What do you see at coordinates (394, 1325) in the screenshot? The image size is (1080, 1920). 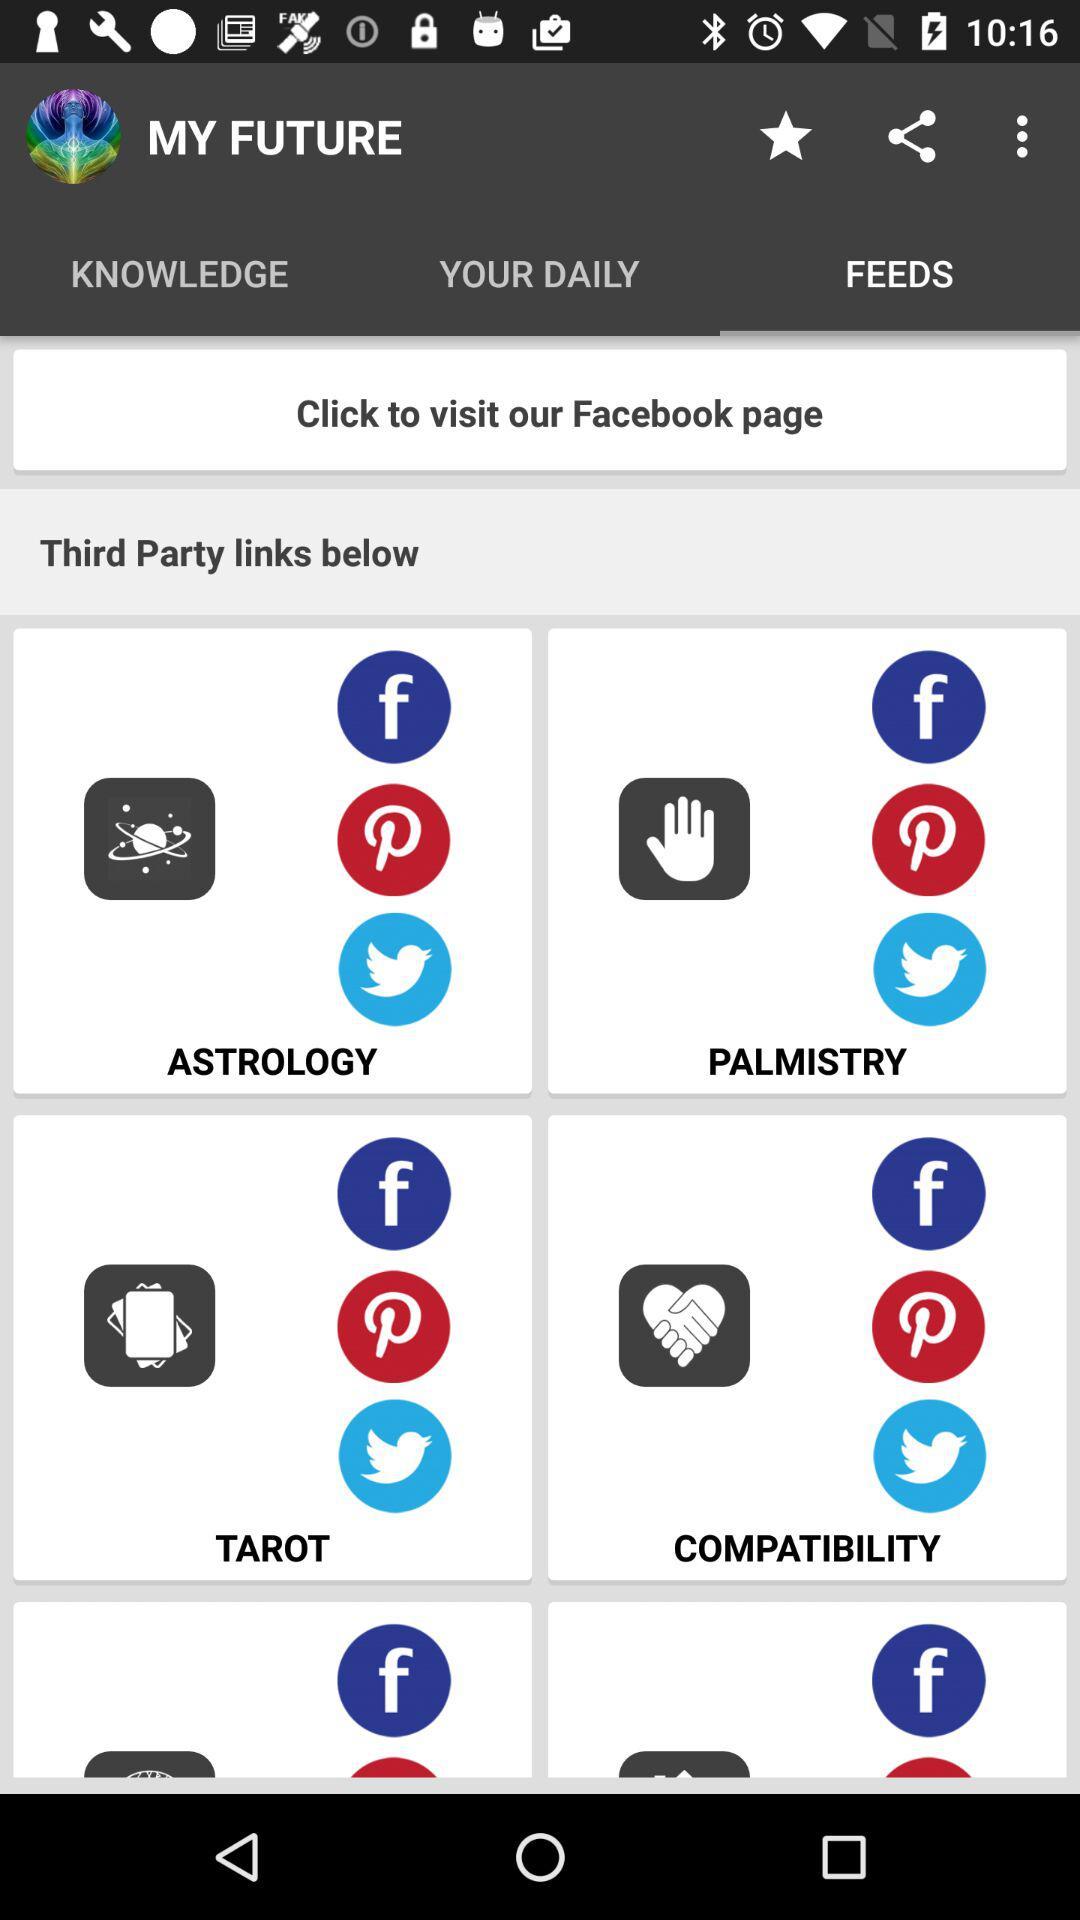 I see `the pinterest app` at bounding box center [394, 1325].